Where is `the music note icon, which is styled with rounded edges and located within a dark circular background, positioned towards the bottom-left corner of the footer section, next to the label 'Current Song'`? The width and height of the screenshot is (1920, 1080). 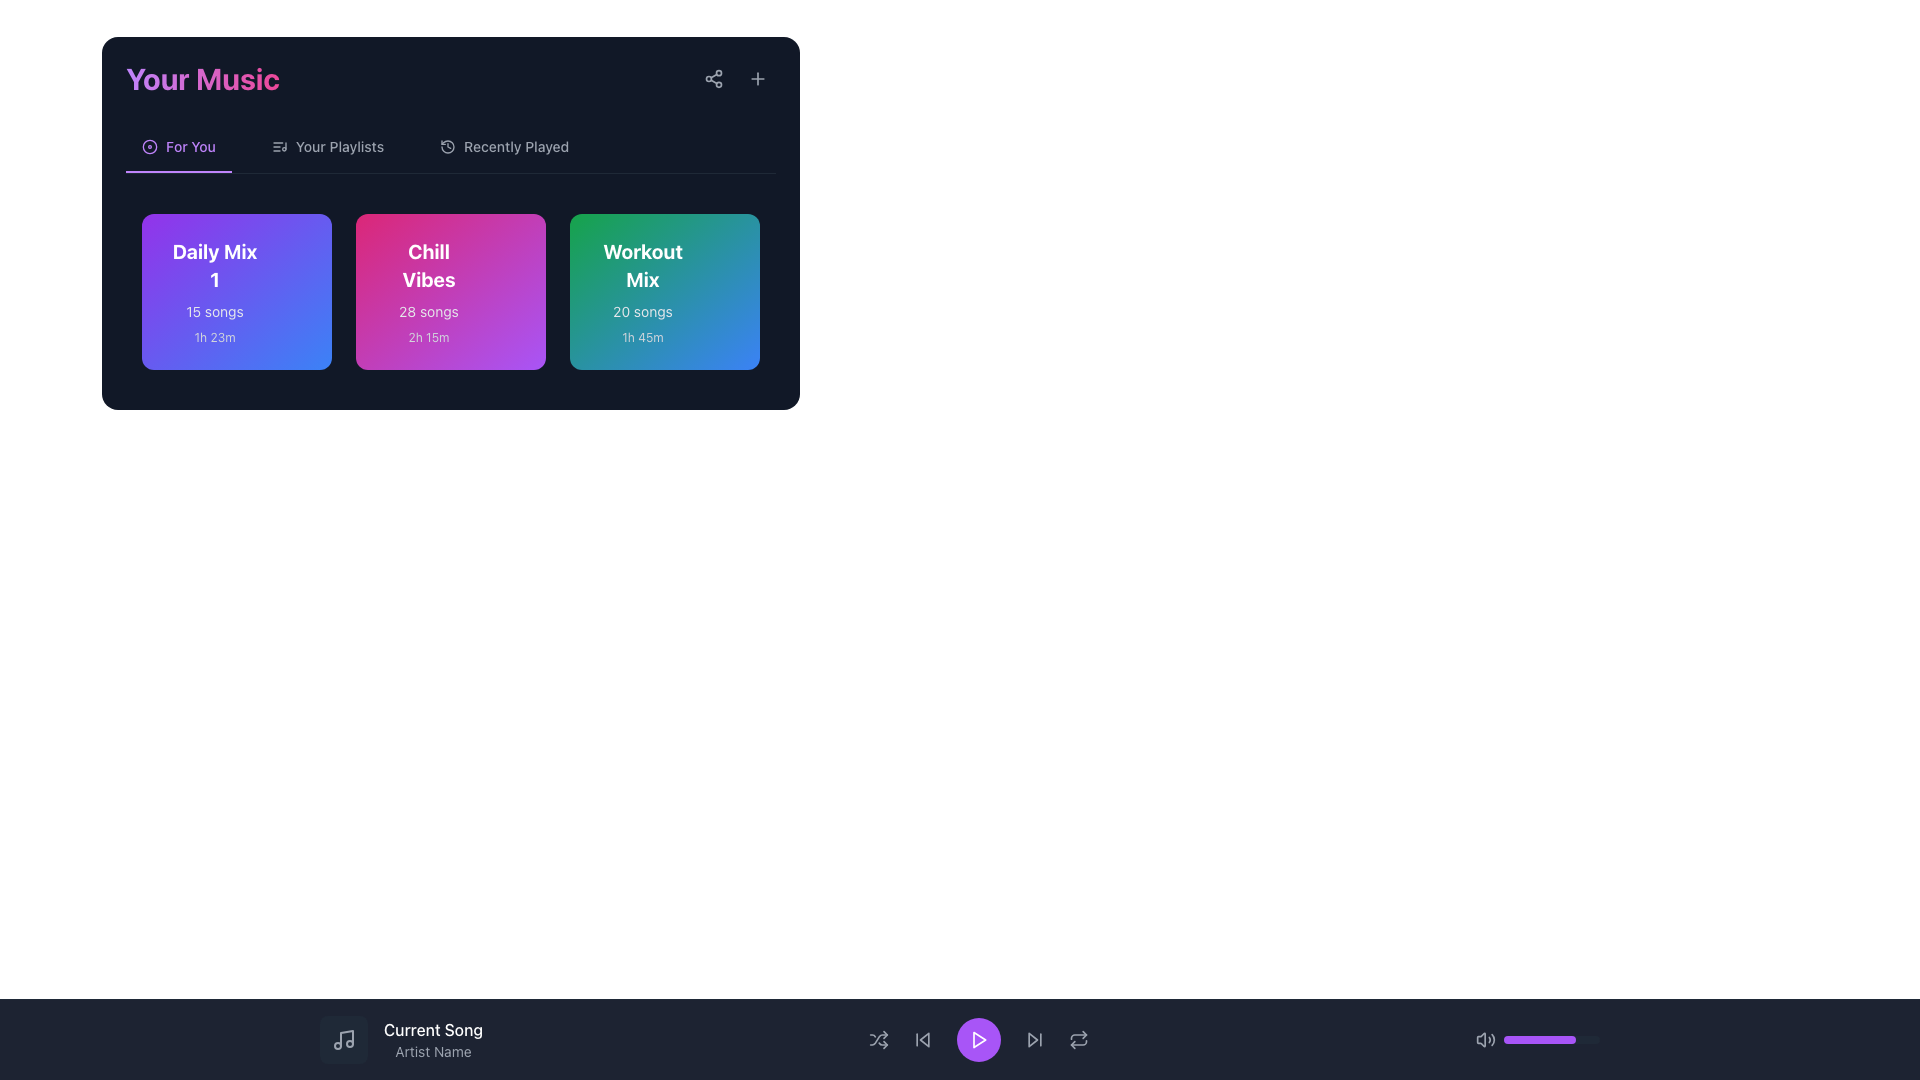
the music note icon, which is styled with rounded edges and located within a dark circular background, positioned towards the bottom-left corner of the footer section, next to the label 'Current Song' is located at coordinates (344, 1039).